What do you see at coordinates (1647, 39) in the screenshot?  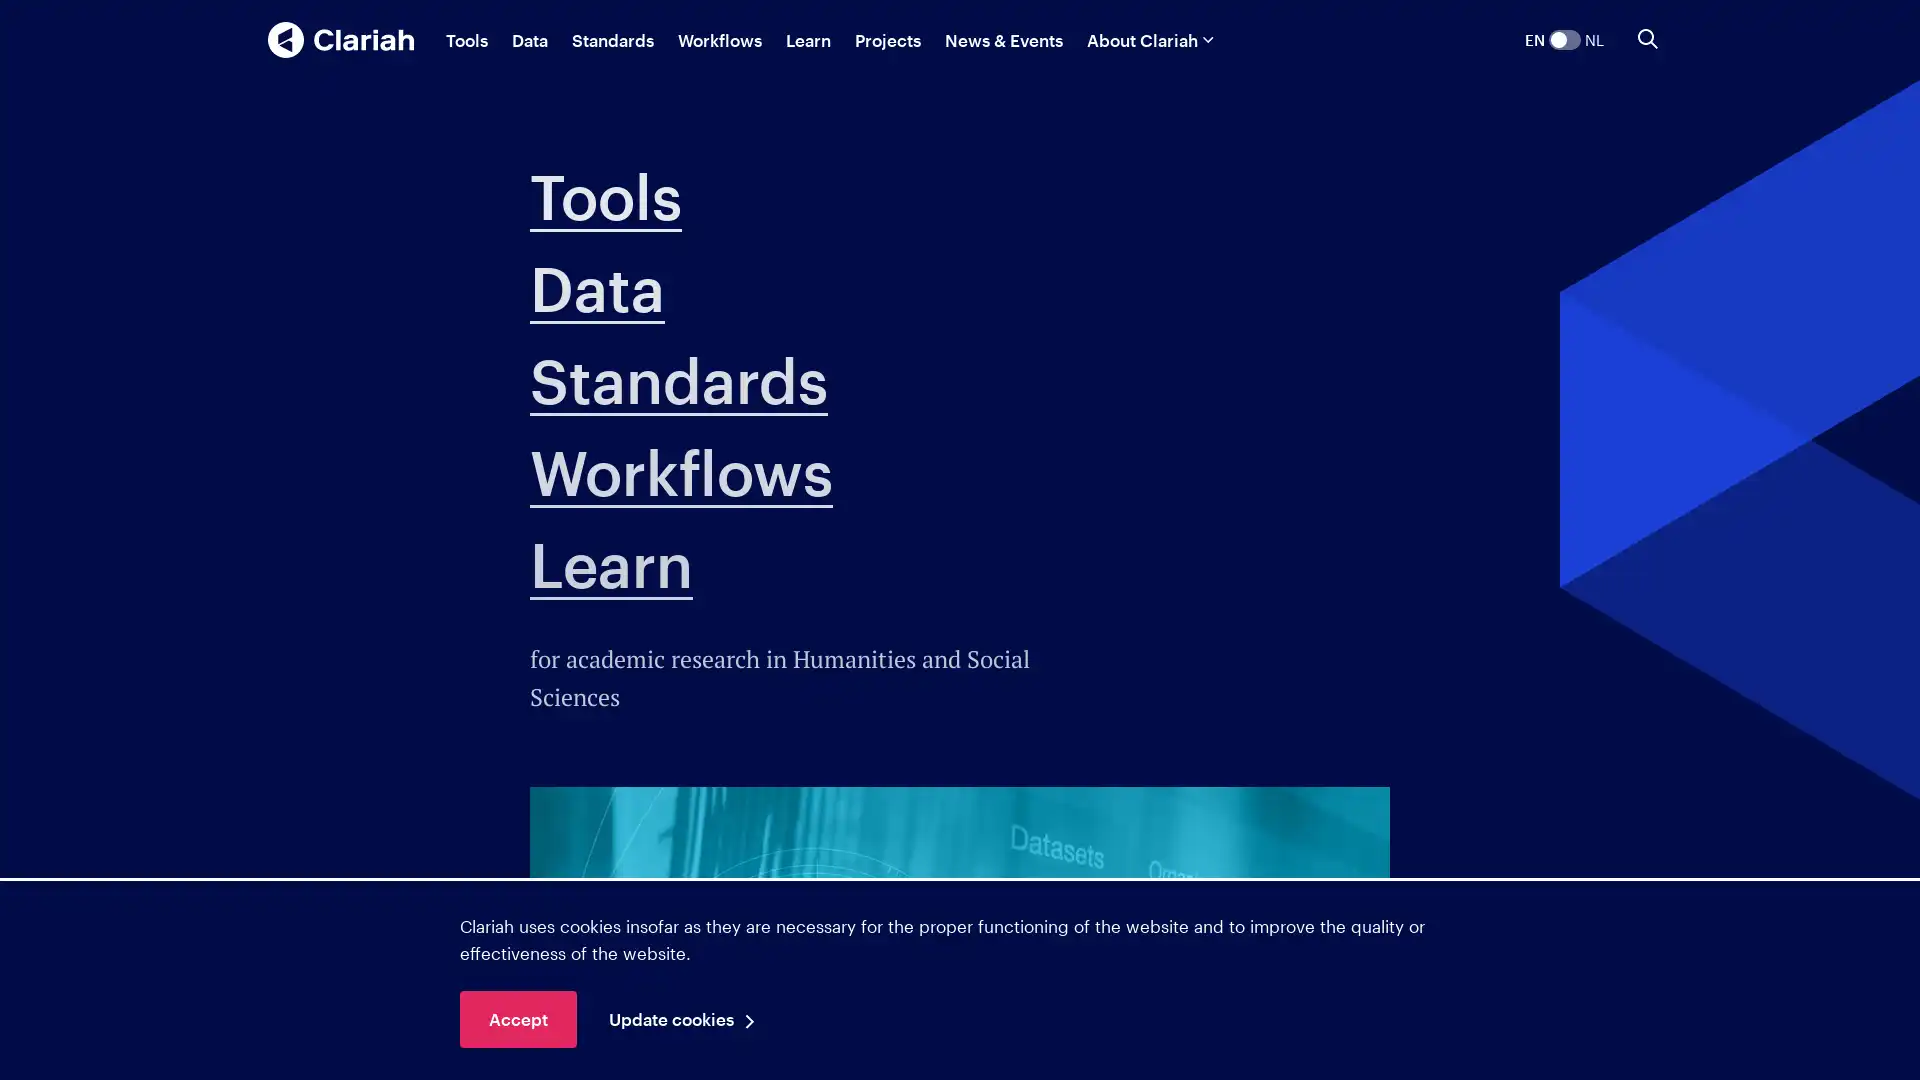 I see `Open searchbar` at bounding box center [1647, 39].